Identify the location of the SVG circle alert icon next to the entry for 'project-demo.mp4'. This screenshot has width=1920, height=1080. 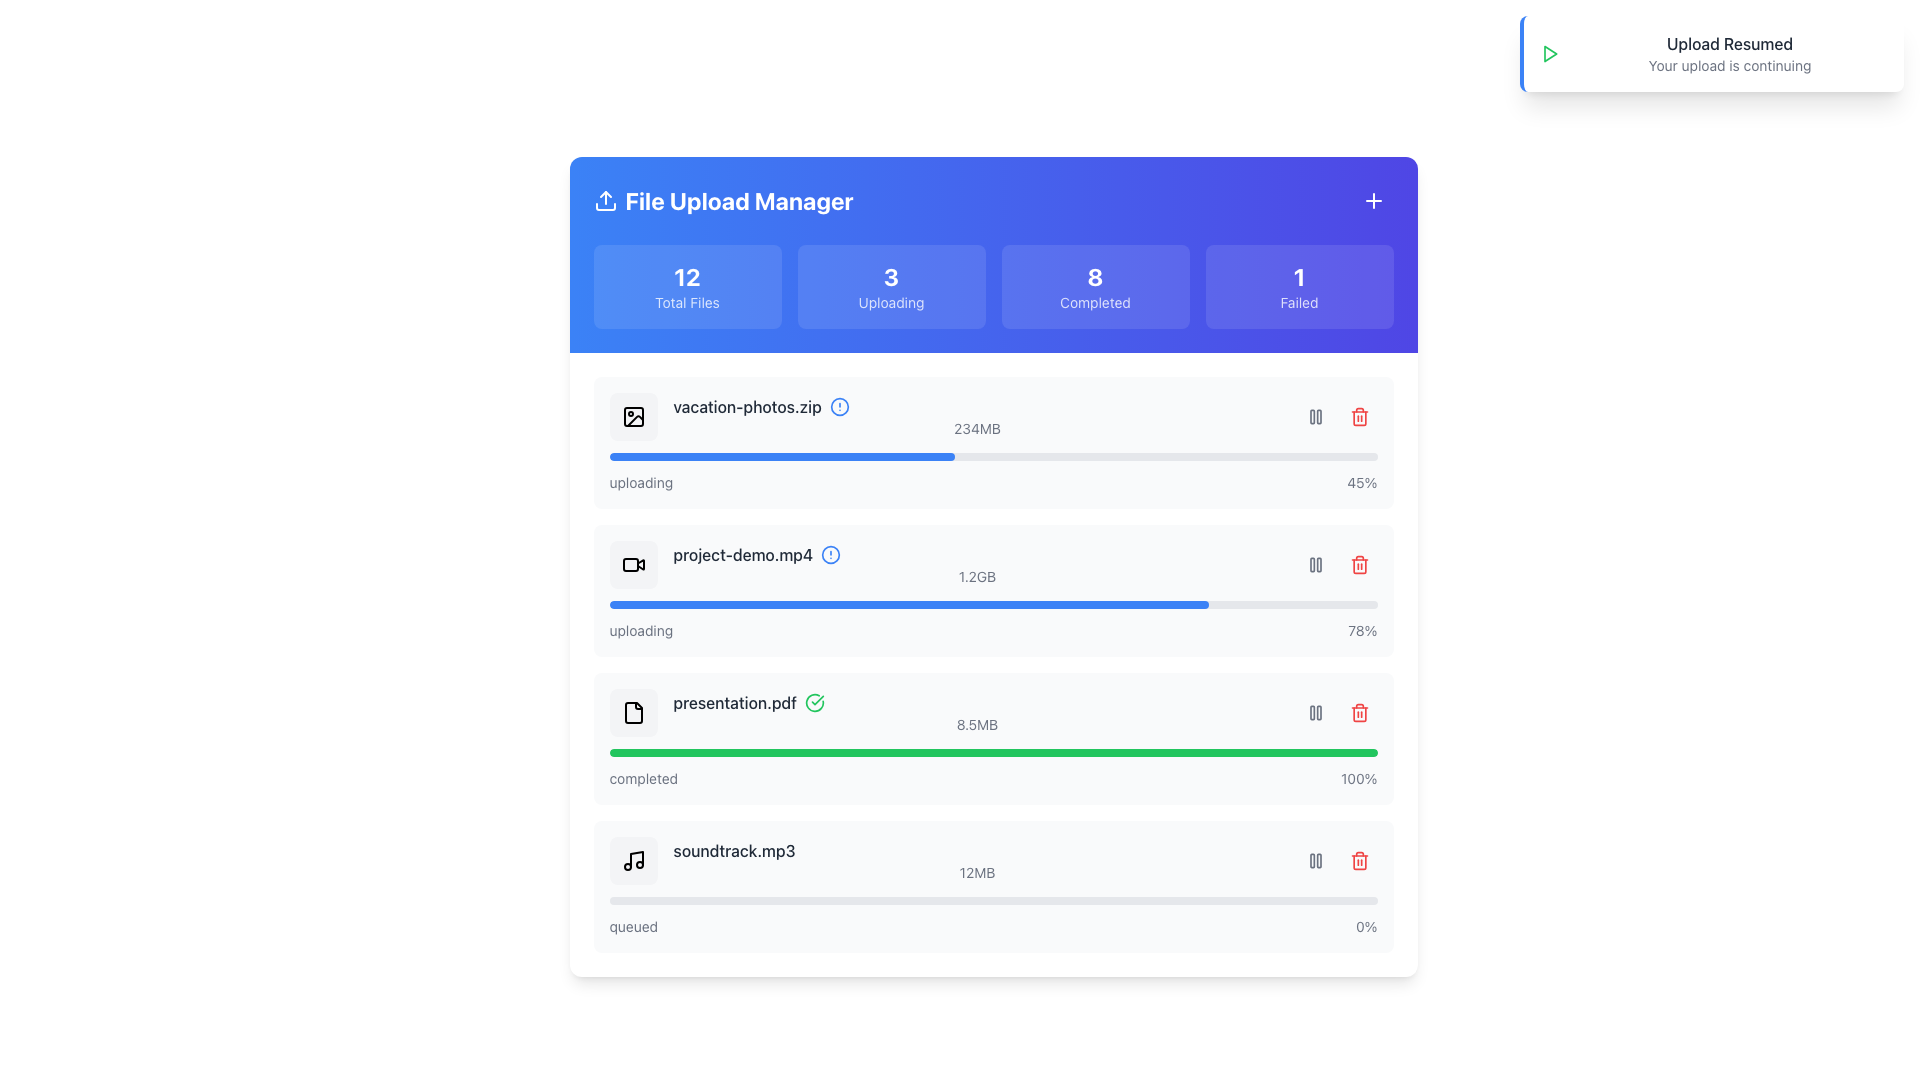
(831, 555).